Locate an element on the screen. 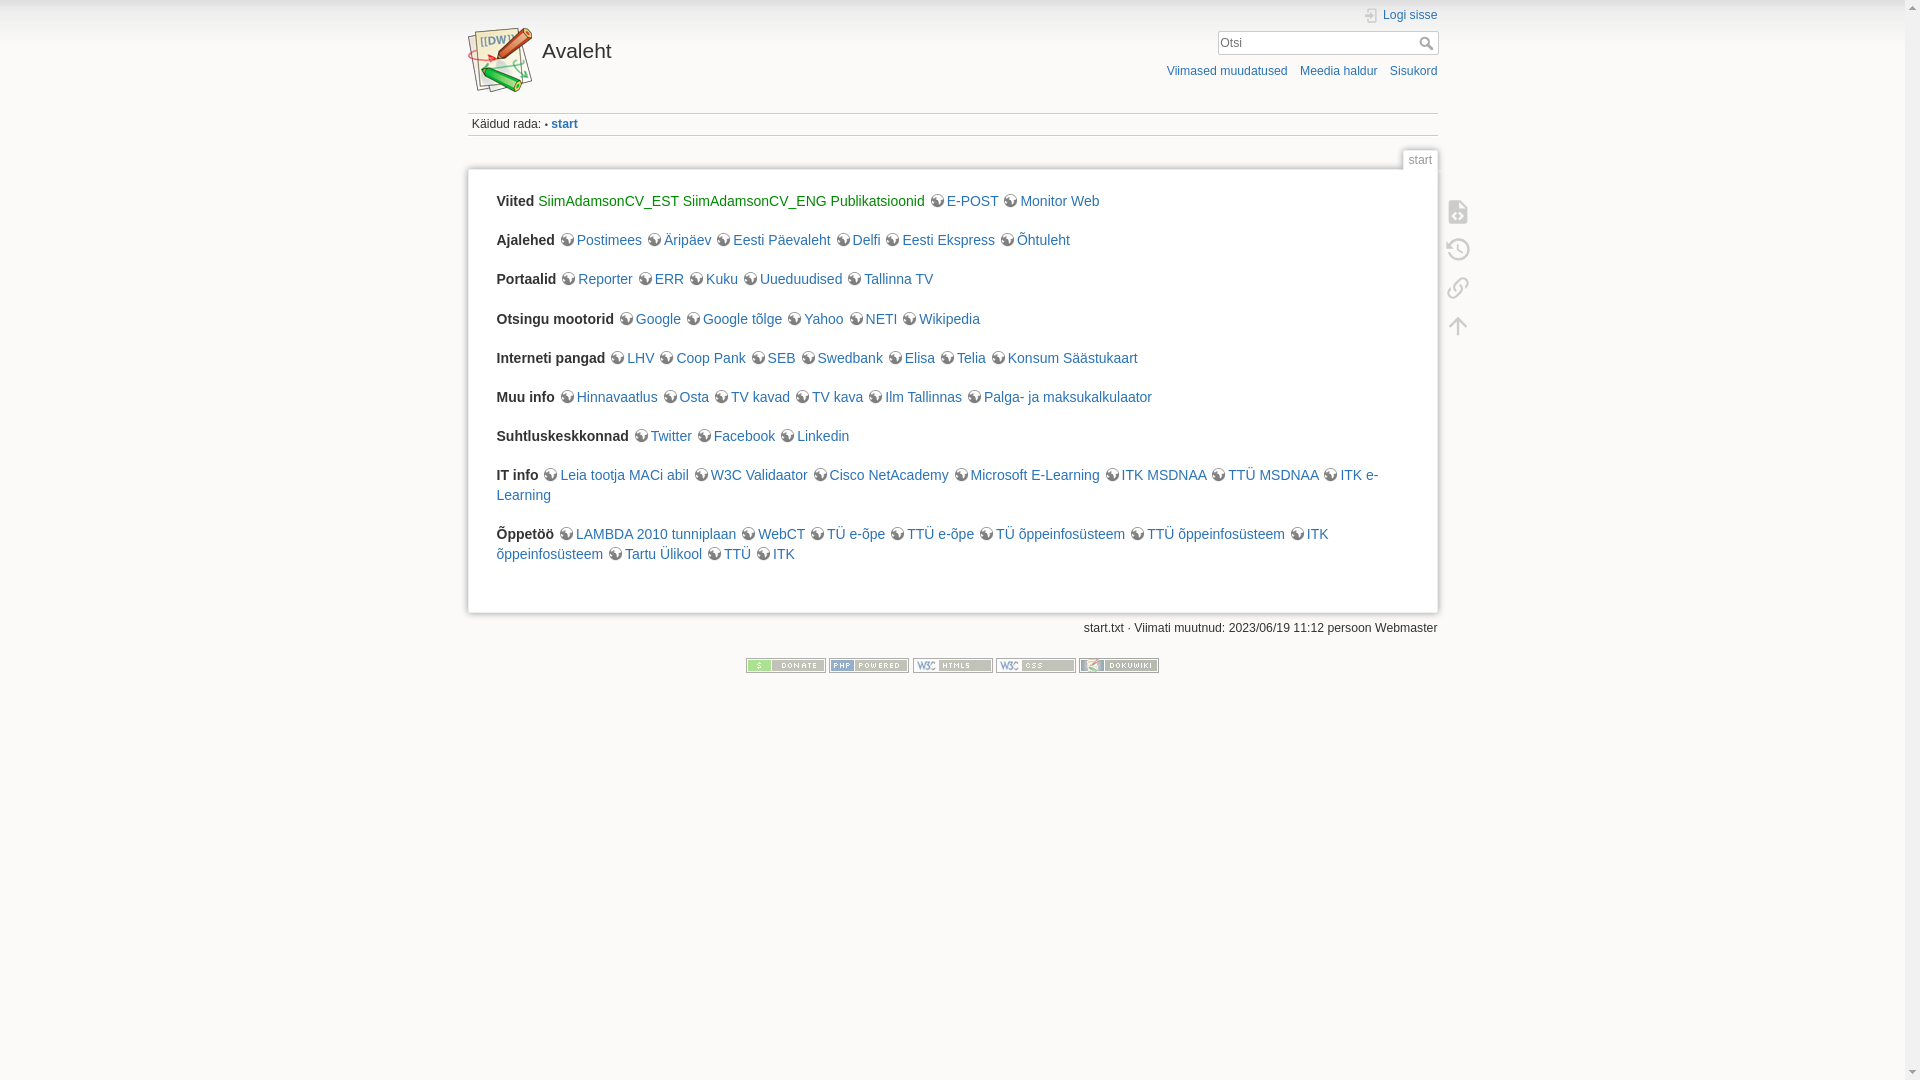 This screenshot has height=1080, width=1920. 'Cisco NetAcademy' is located at coordinates (811, 474).